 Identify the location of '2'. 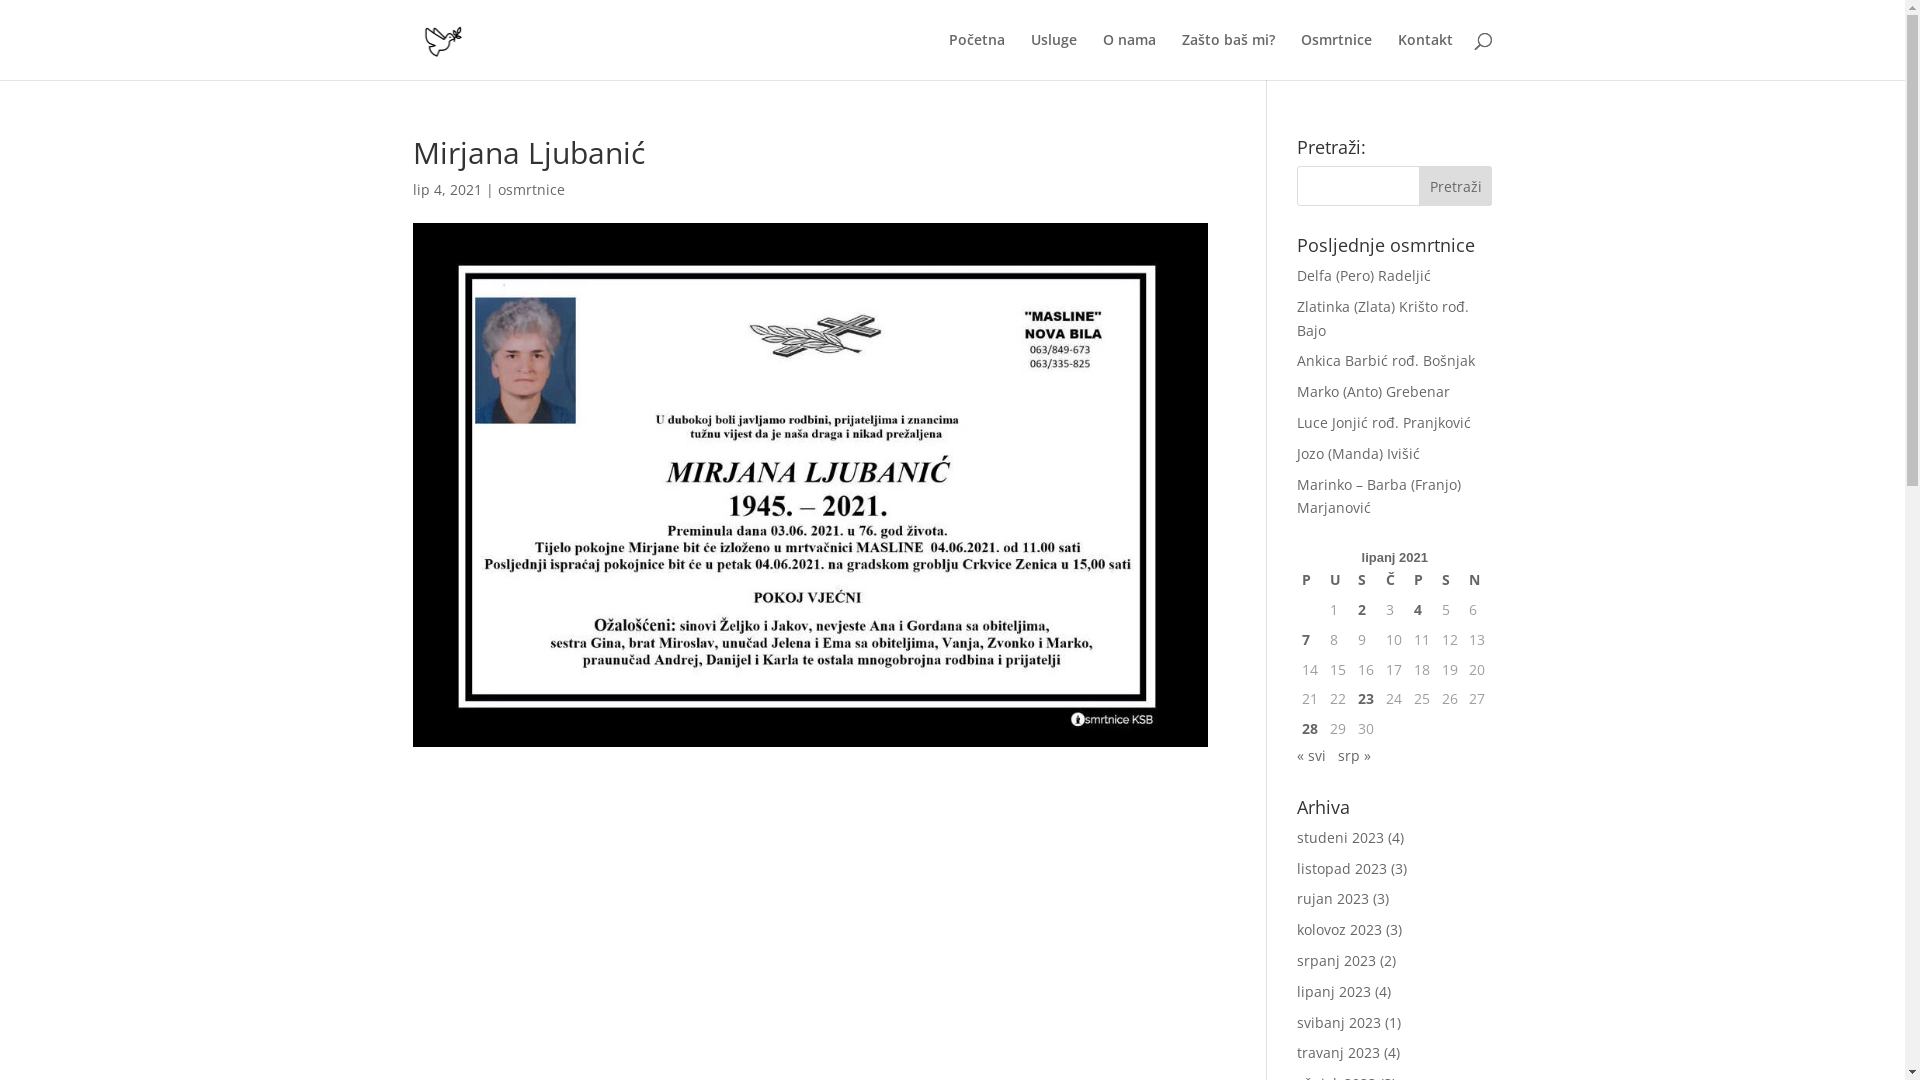
(1358, 608).